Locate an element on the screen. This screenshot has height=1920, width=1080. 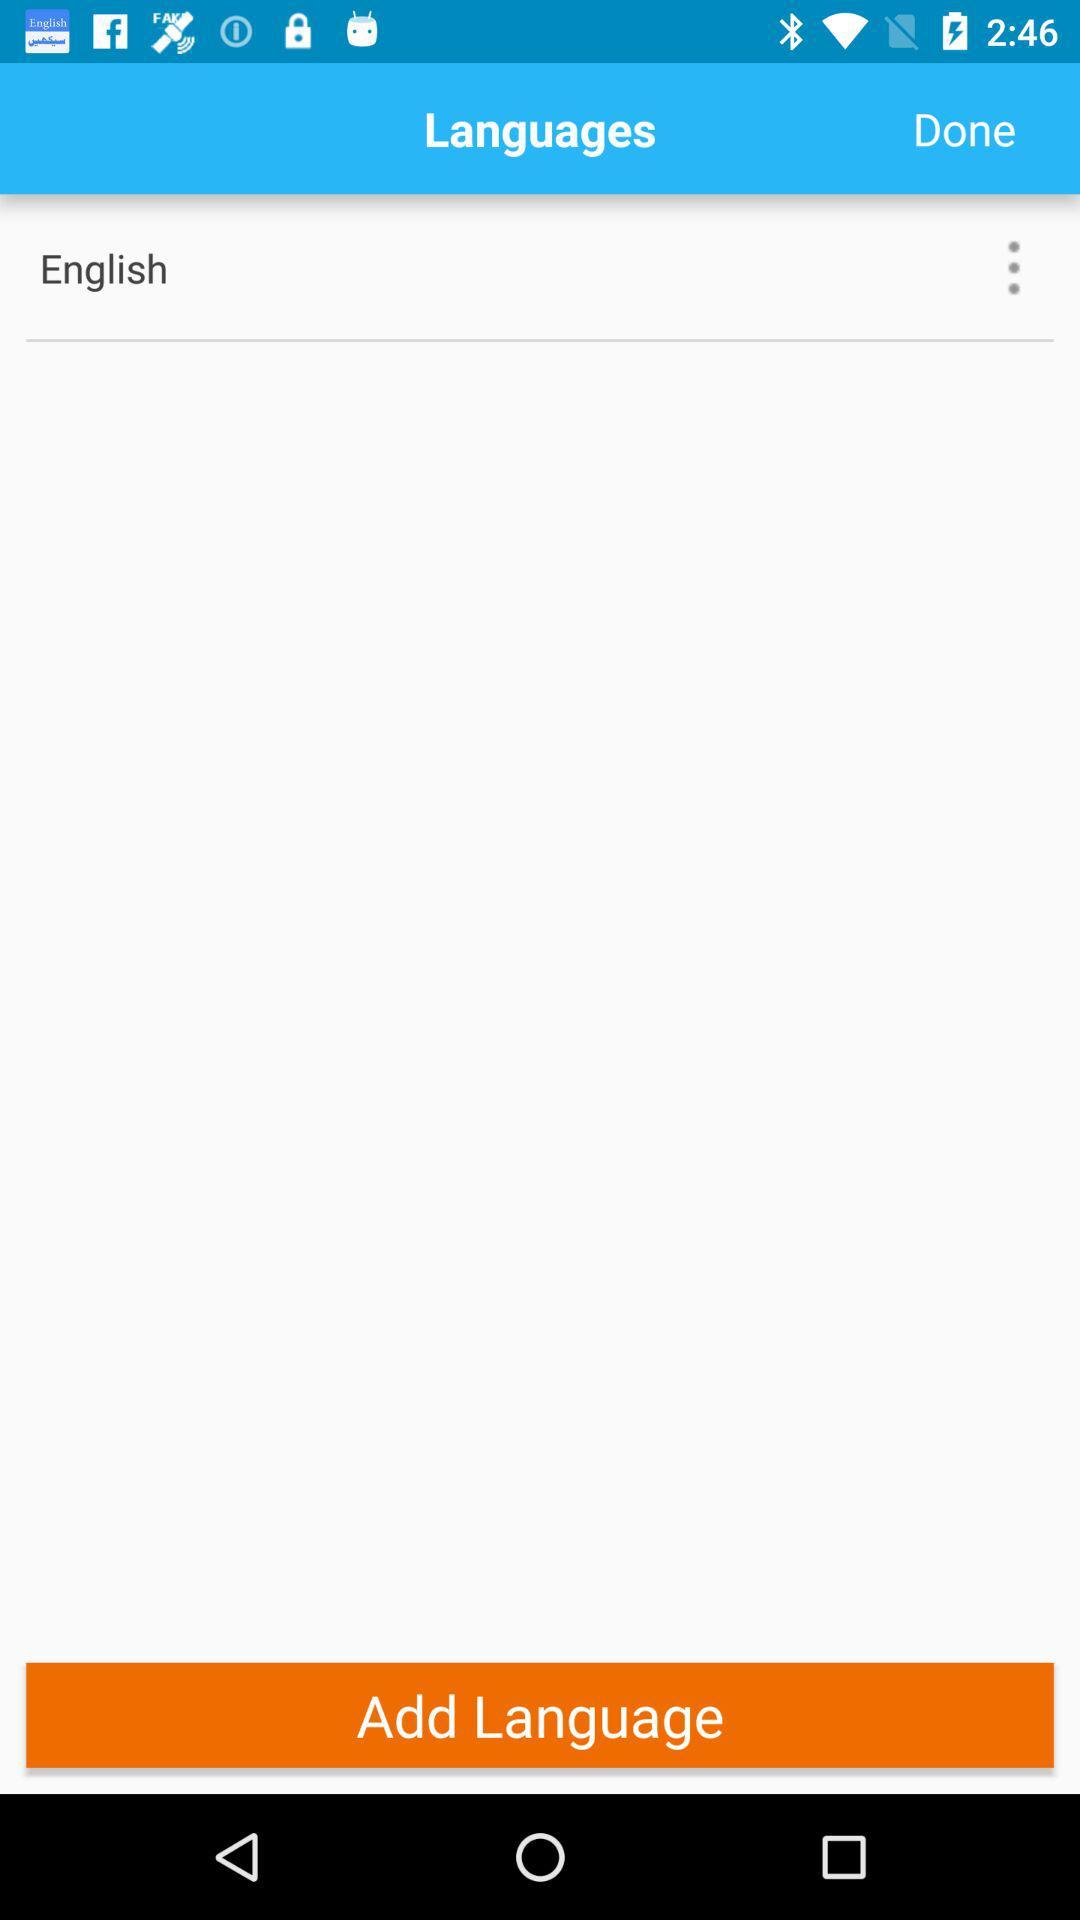
open menu is located at coordinates (1014, 266).